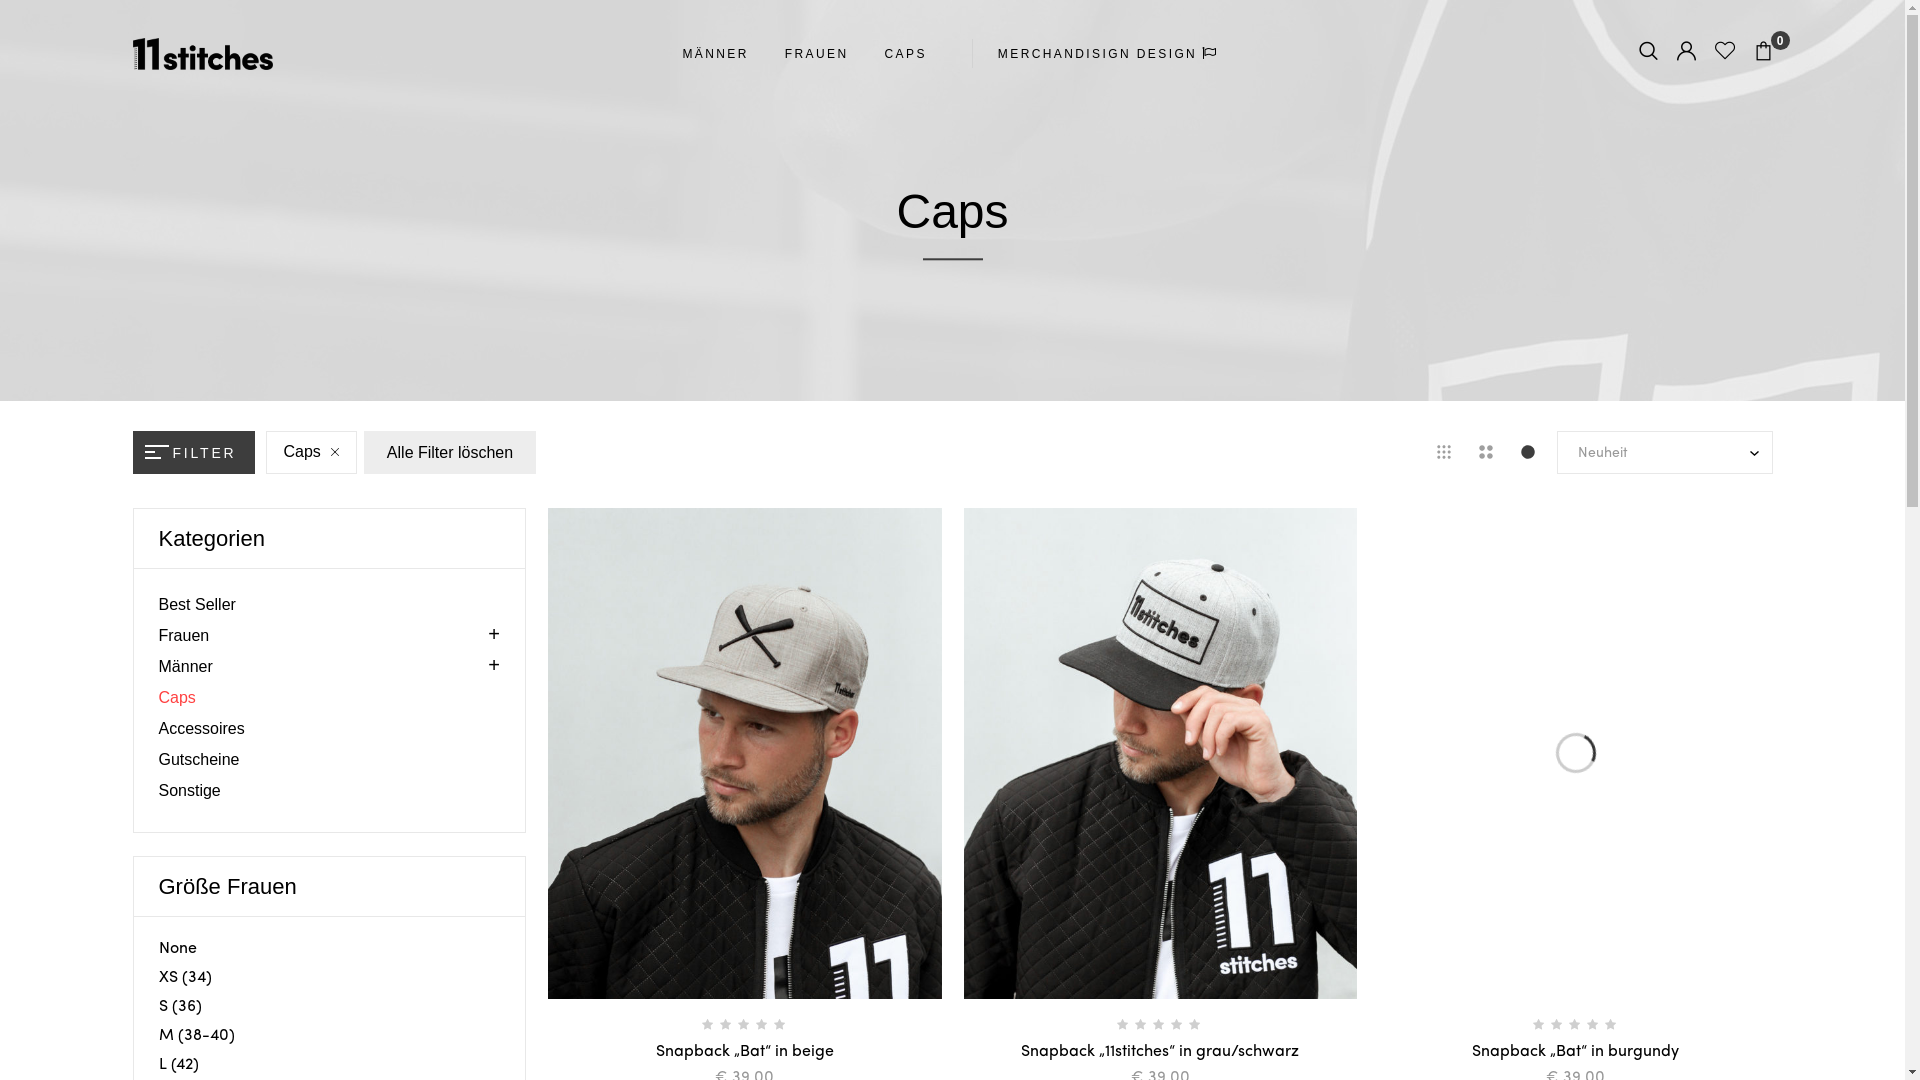 The height and width of the screenshot is (1080, 1920). I want to click on 'FRAUEN', so click(816, 53).